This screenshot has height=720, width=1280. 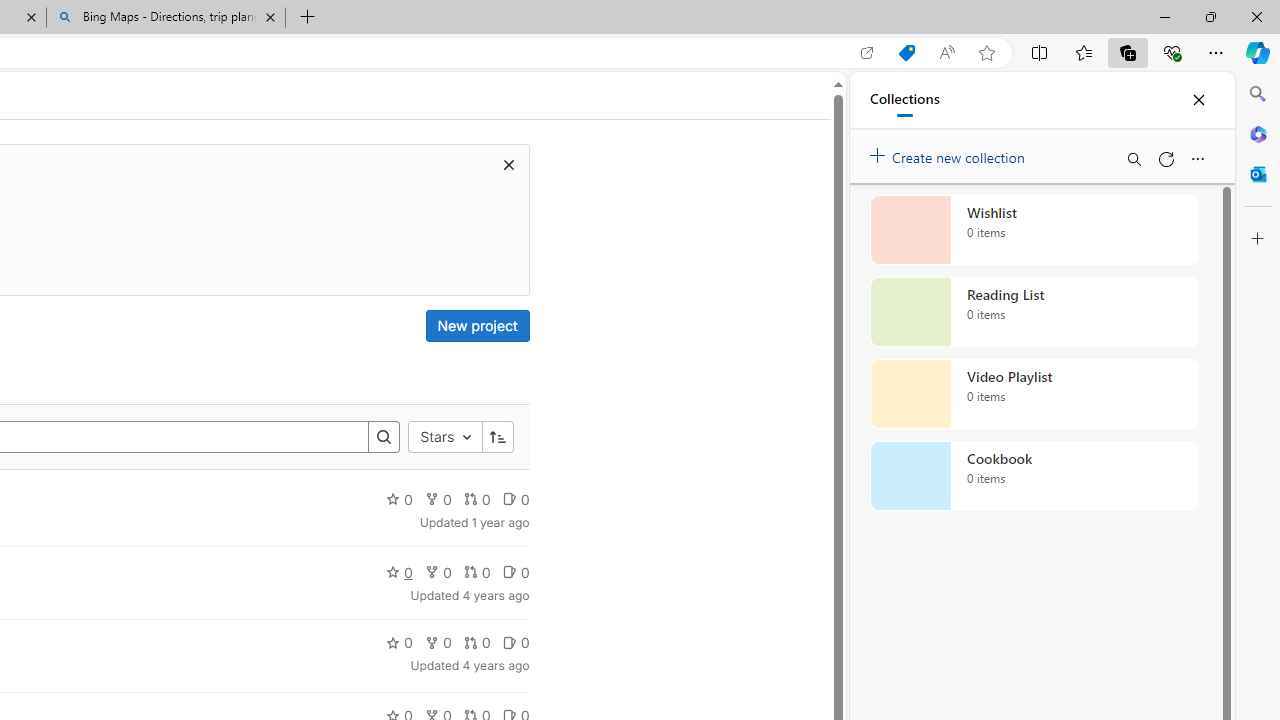 I want to click on 'Reading List collection, 0 items', so click(x=1034, y=312).